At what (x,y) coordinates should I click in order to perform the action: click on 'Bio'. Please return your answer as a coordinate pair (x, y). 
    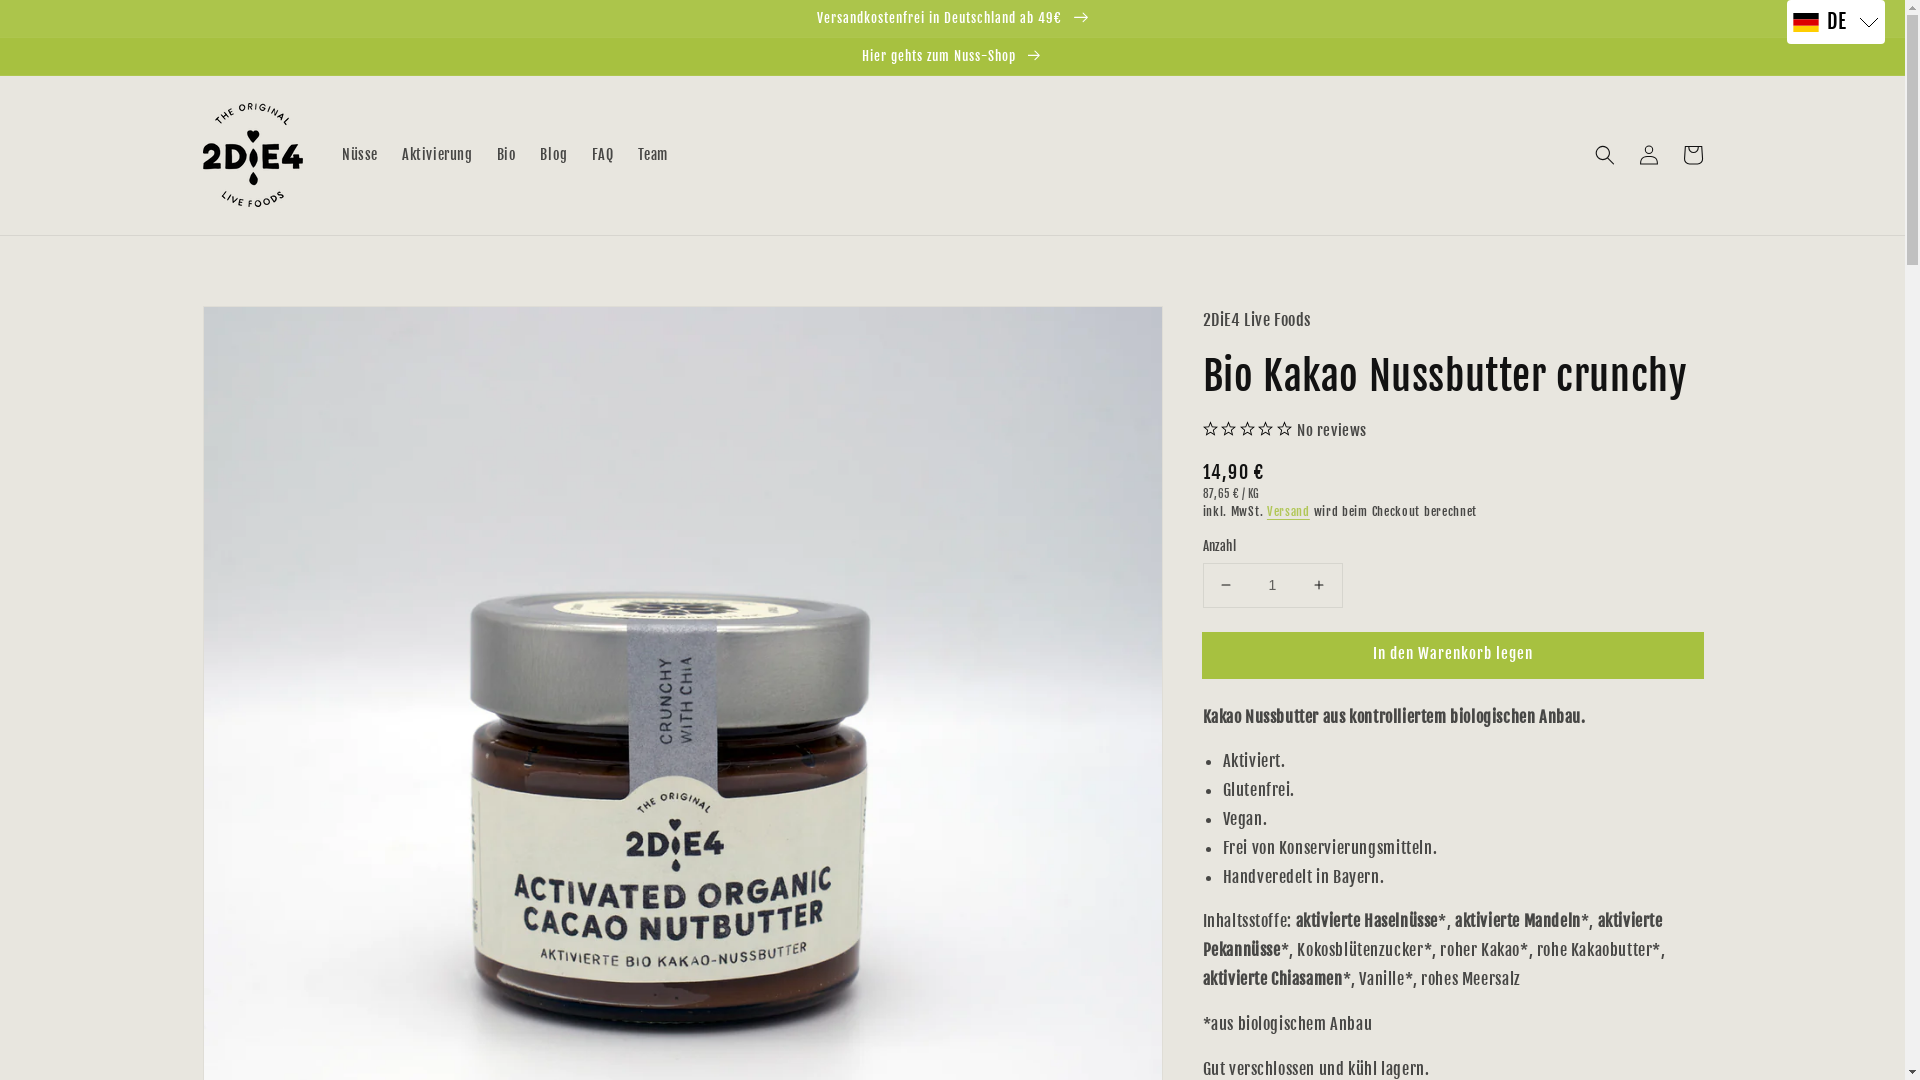
    Looking at the image, I should click on (507, 153).